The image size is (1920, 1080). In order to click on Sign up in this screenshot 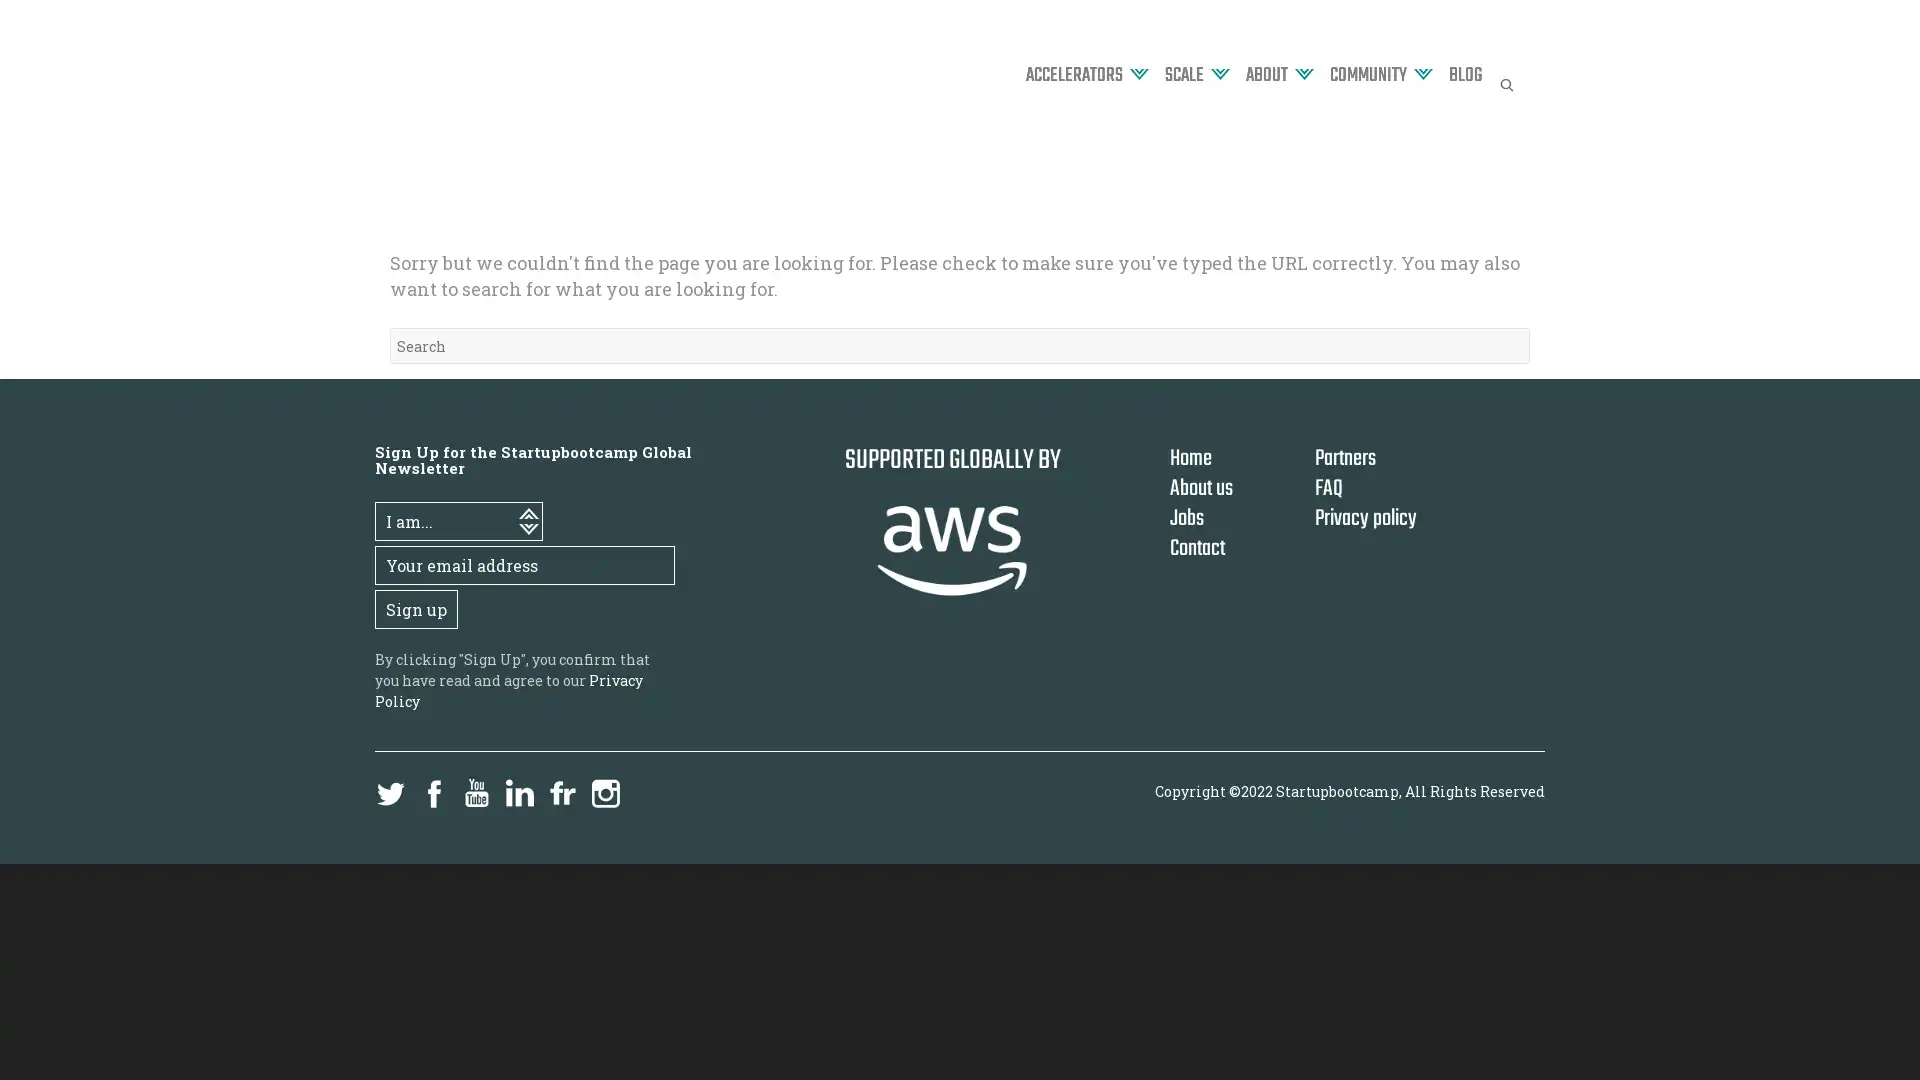, I will do `click(415, 608)`.